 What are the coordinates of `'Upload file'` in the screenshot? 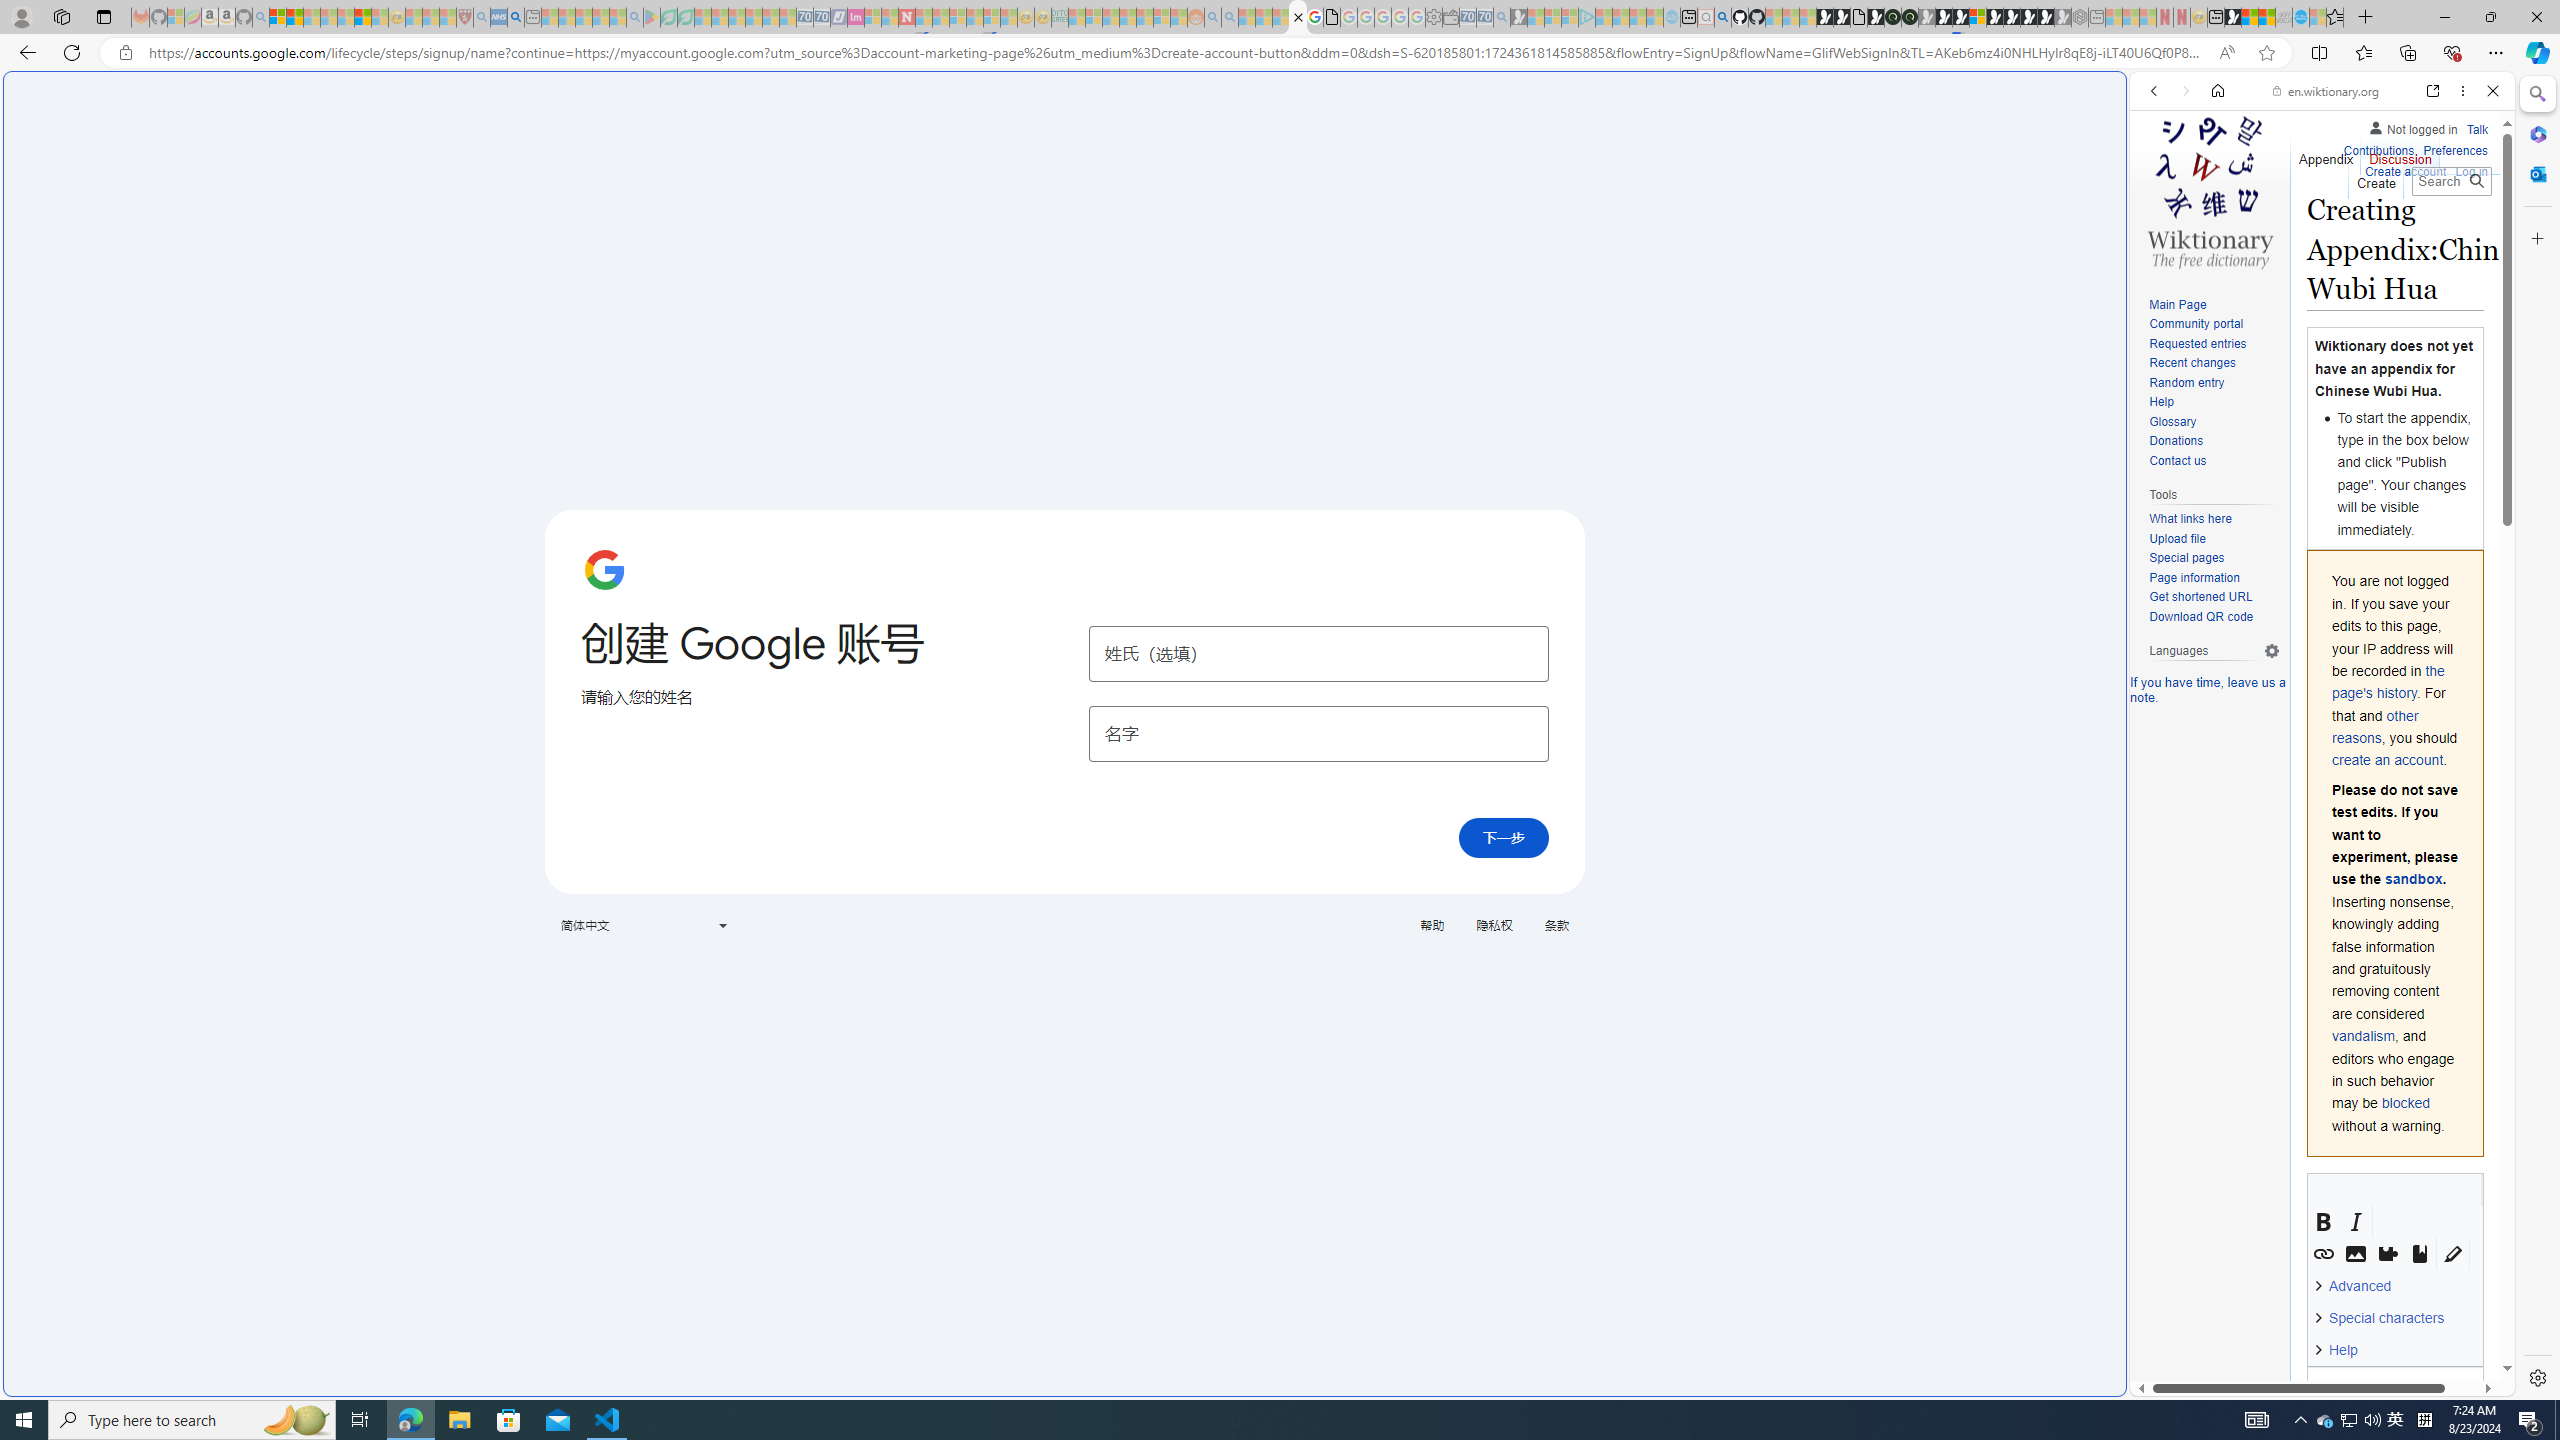 It's located at (2213, 539).